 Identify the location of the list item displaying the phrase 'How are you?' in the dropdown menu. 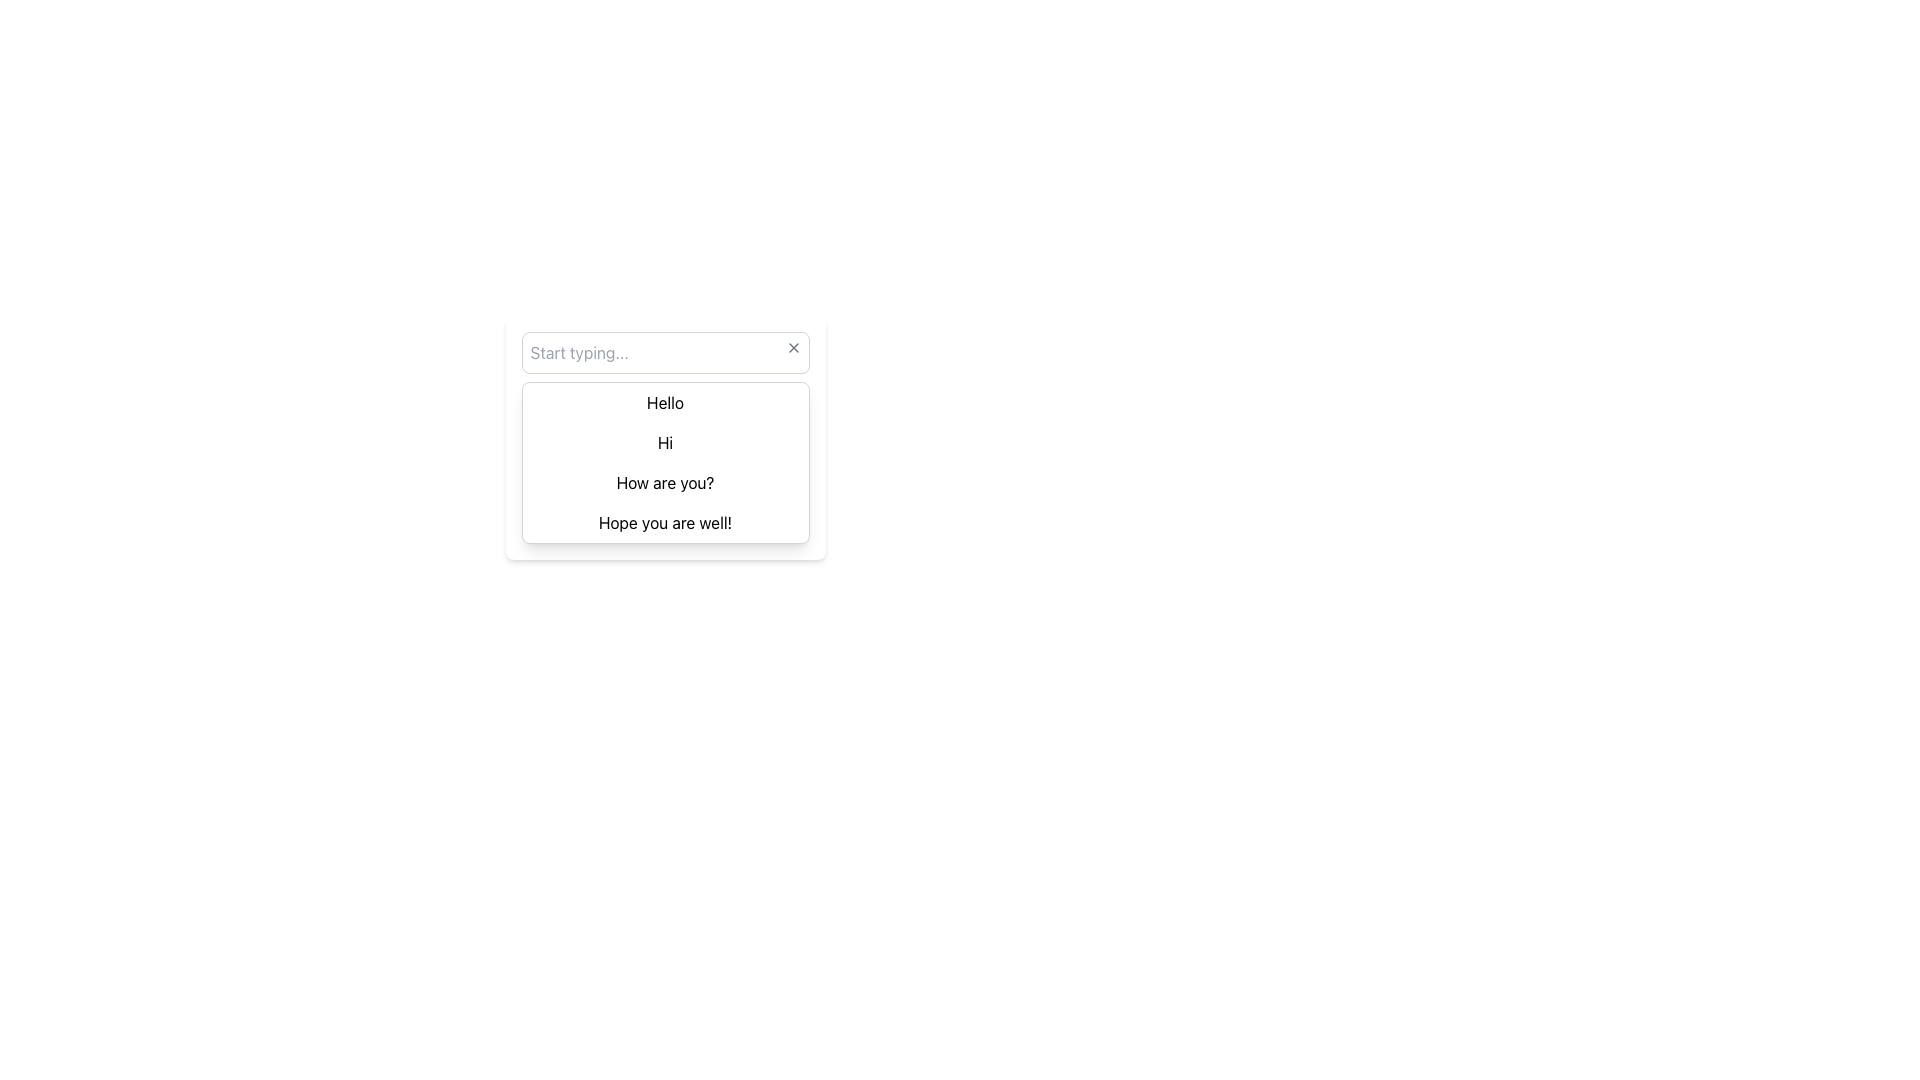
(665, 482).